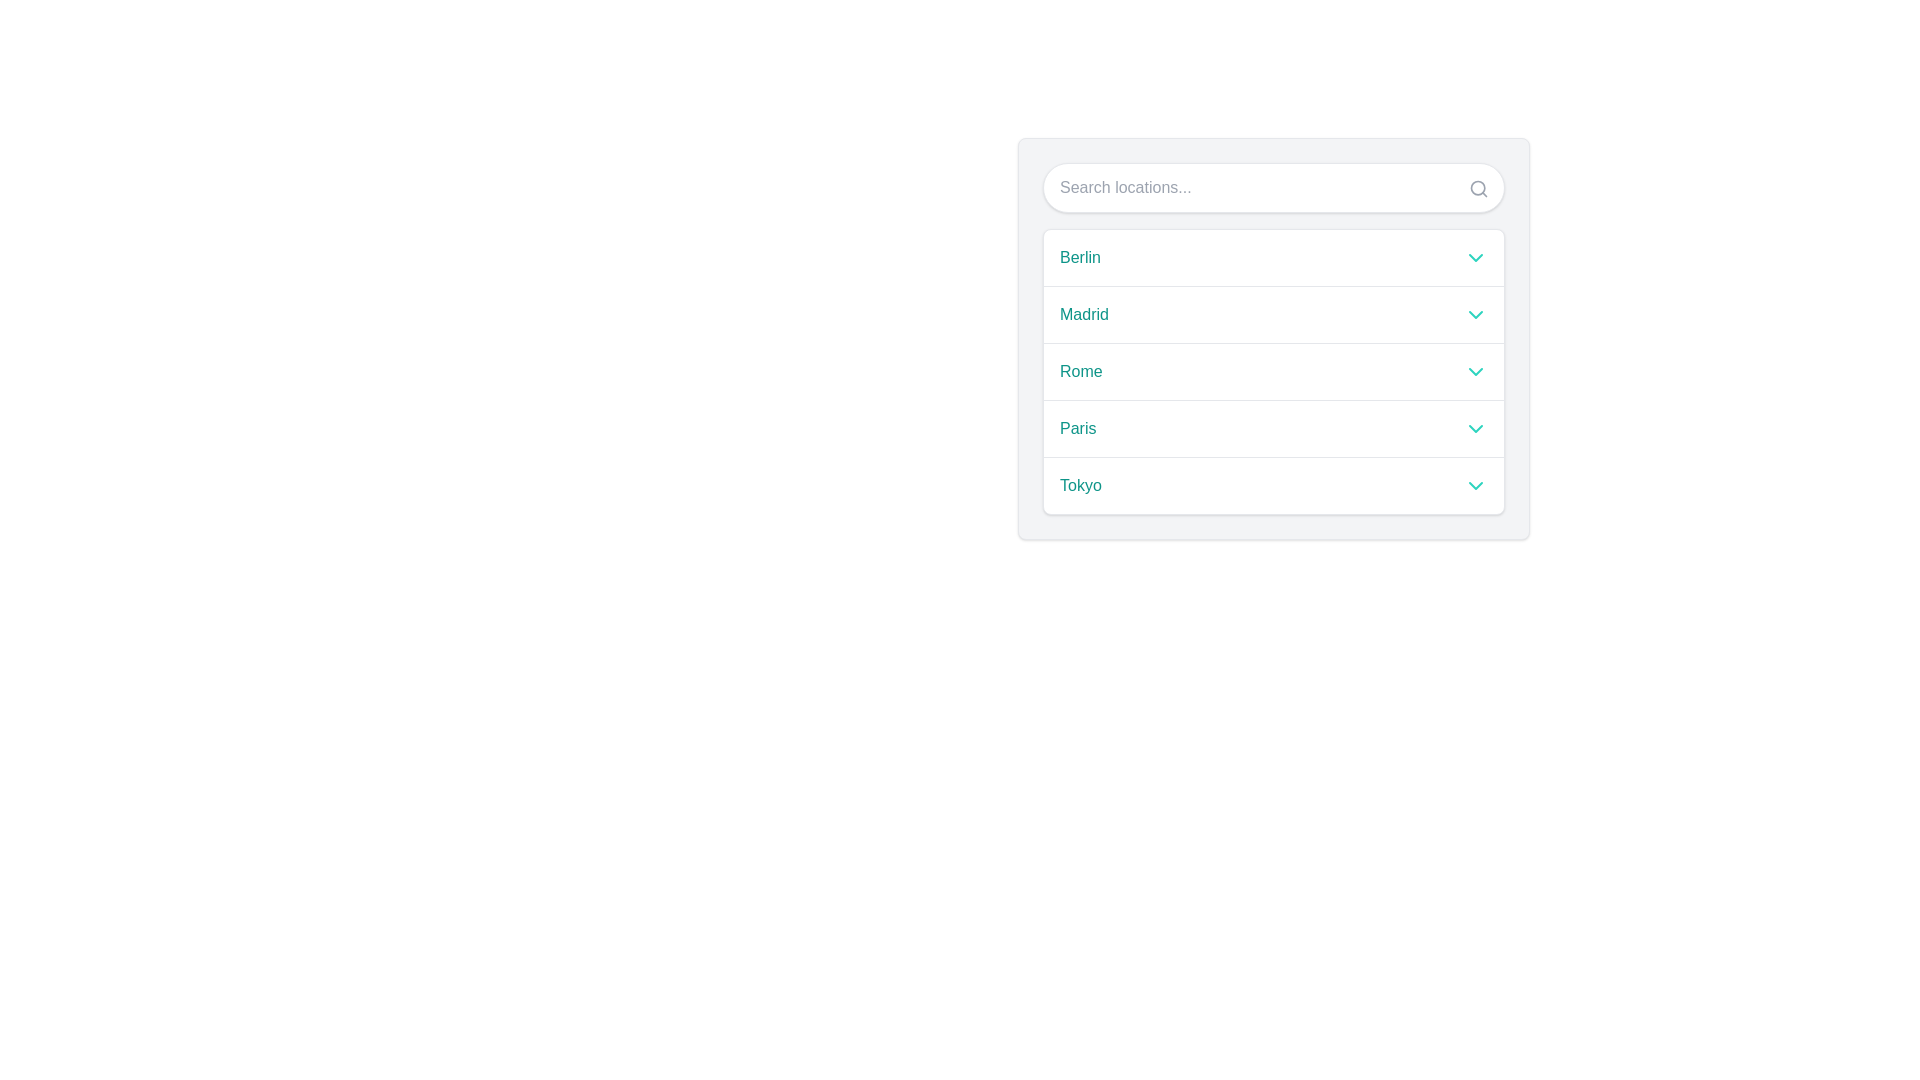 The image size is (1920, 1080). Describe the element at coordinates (1272, 314) in the screenshot. I see `the dropdown menu option labeled 'Madrid'` at that location.